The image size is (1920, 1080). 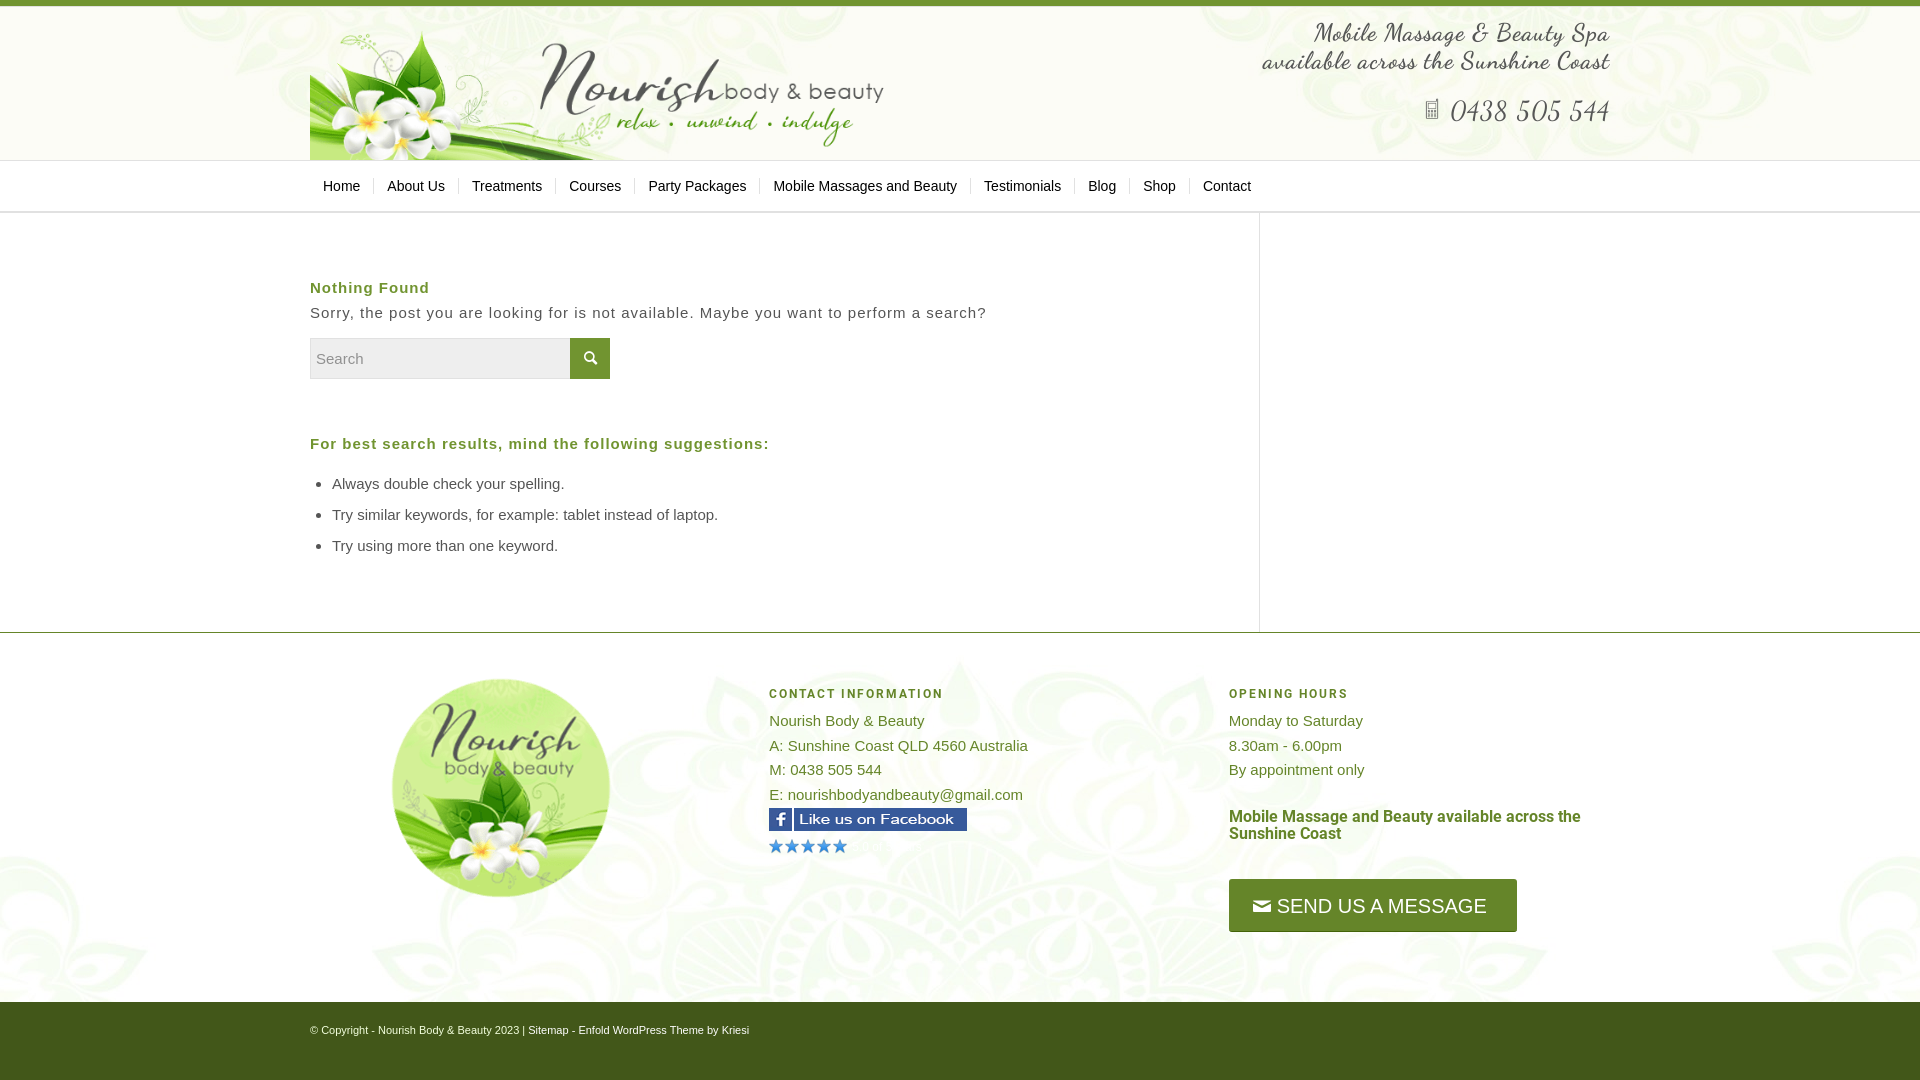 What do you see at coordinates (1516, 110) in the screenshot?
I see `'0438 505 544'` at bounding box center [1516, 110].